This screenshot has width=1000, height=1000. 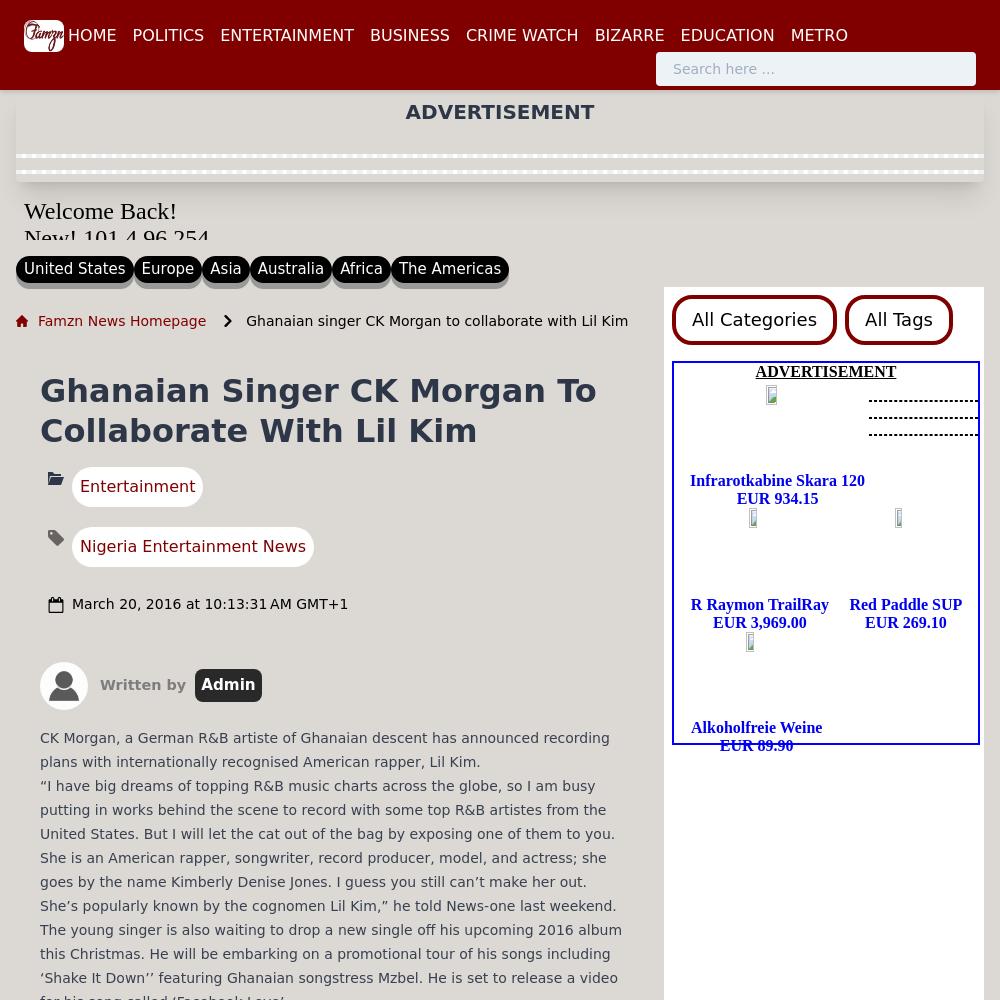 What do you see at coordinates (137, 484) in the screenshot?
I see `'entertainment'` at bounding box center [137, 484].